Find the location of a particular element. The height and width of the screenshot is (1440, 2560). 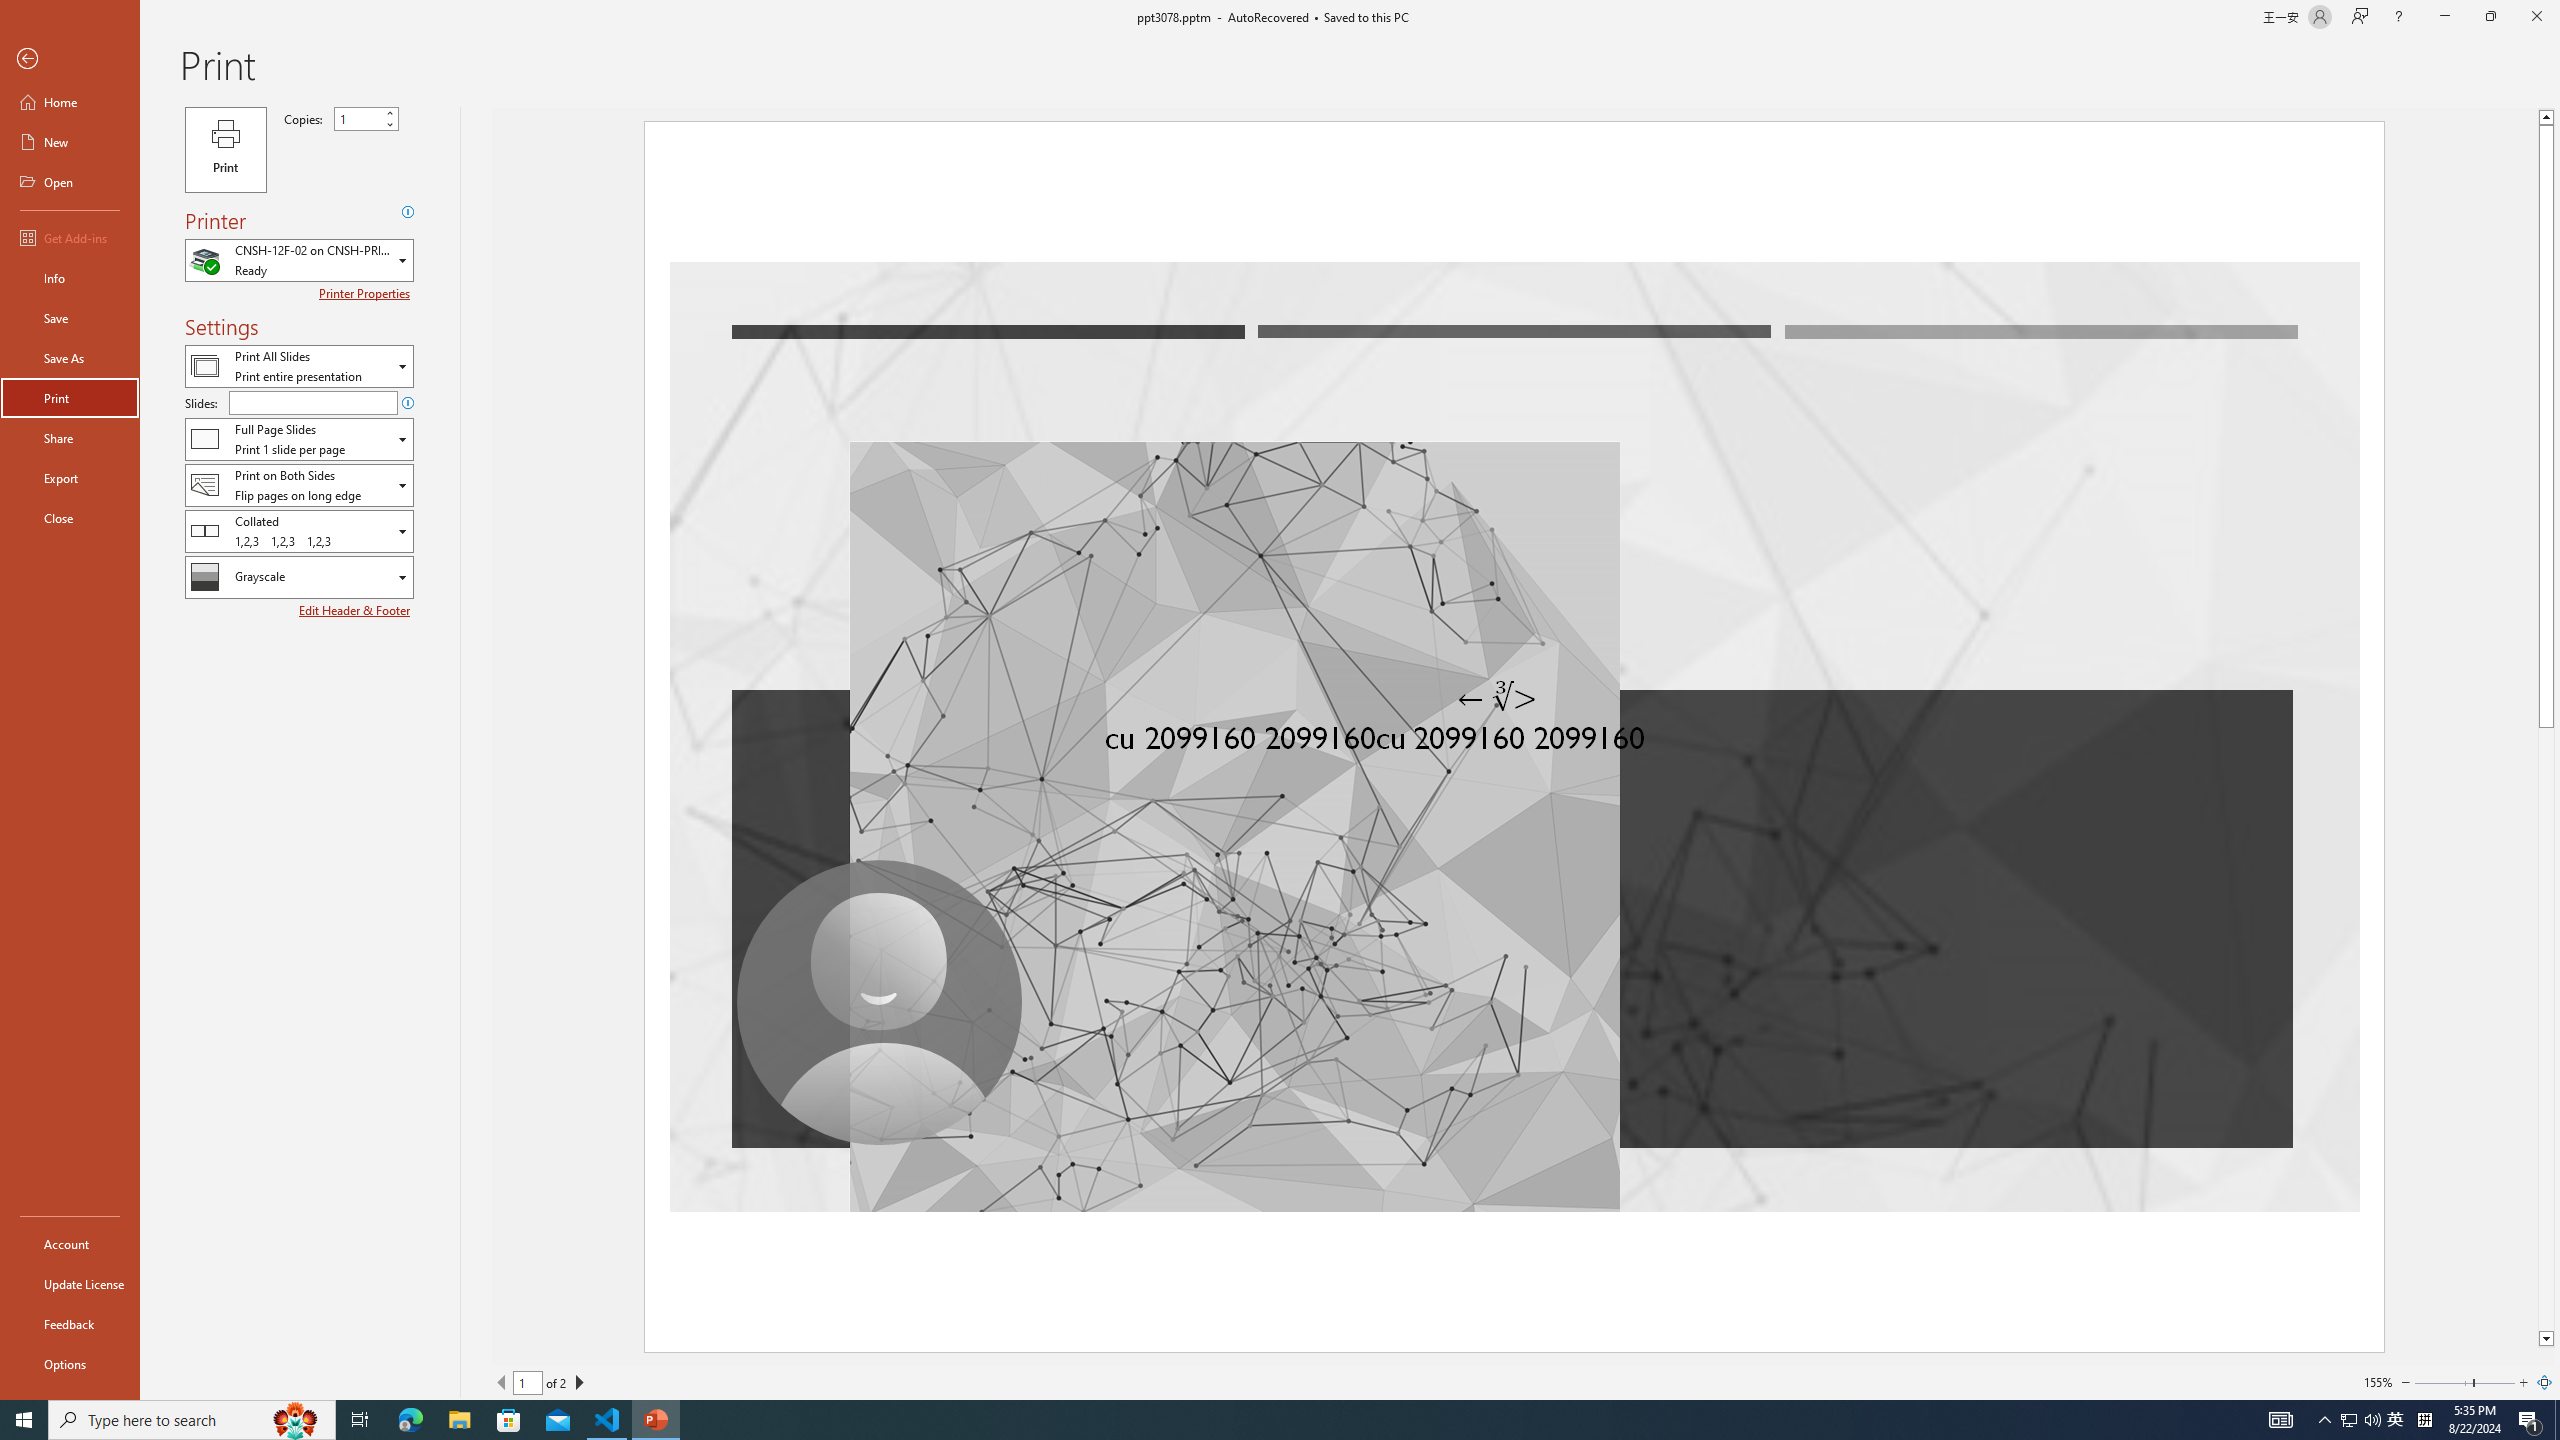

'Next Page' is located at coordinates (578, 1382).